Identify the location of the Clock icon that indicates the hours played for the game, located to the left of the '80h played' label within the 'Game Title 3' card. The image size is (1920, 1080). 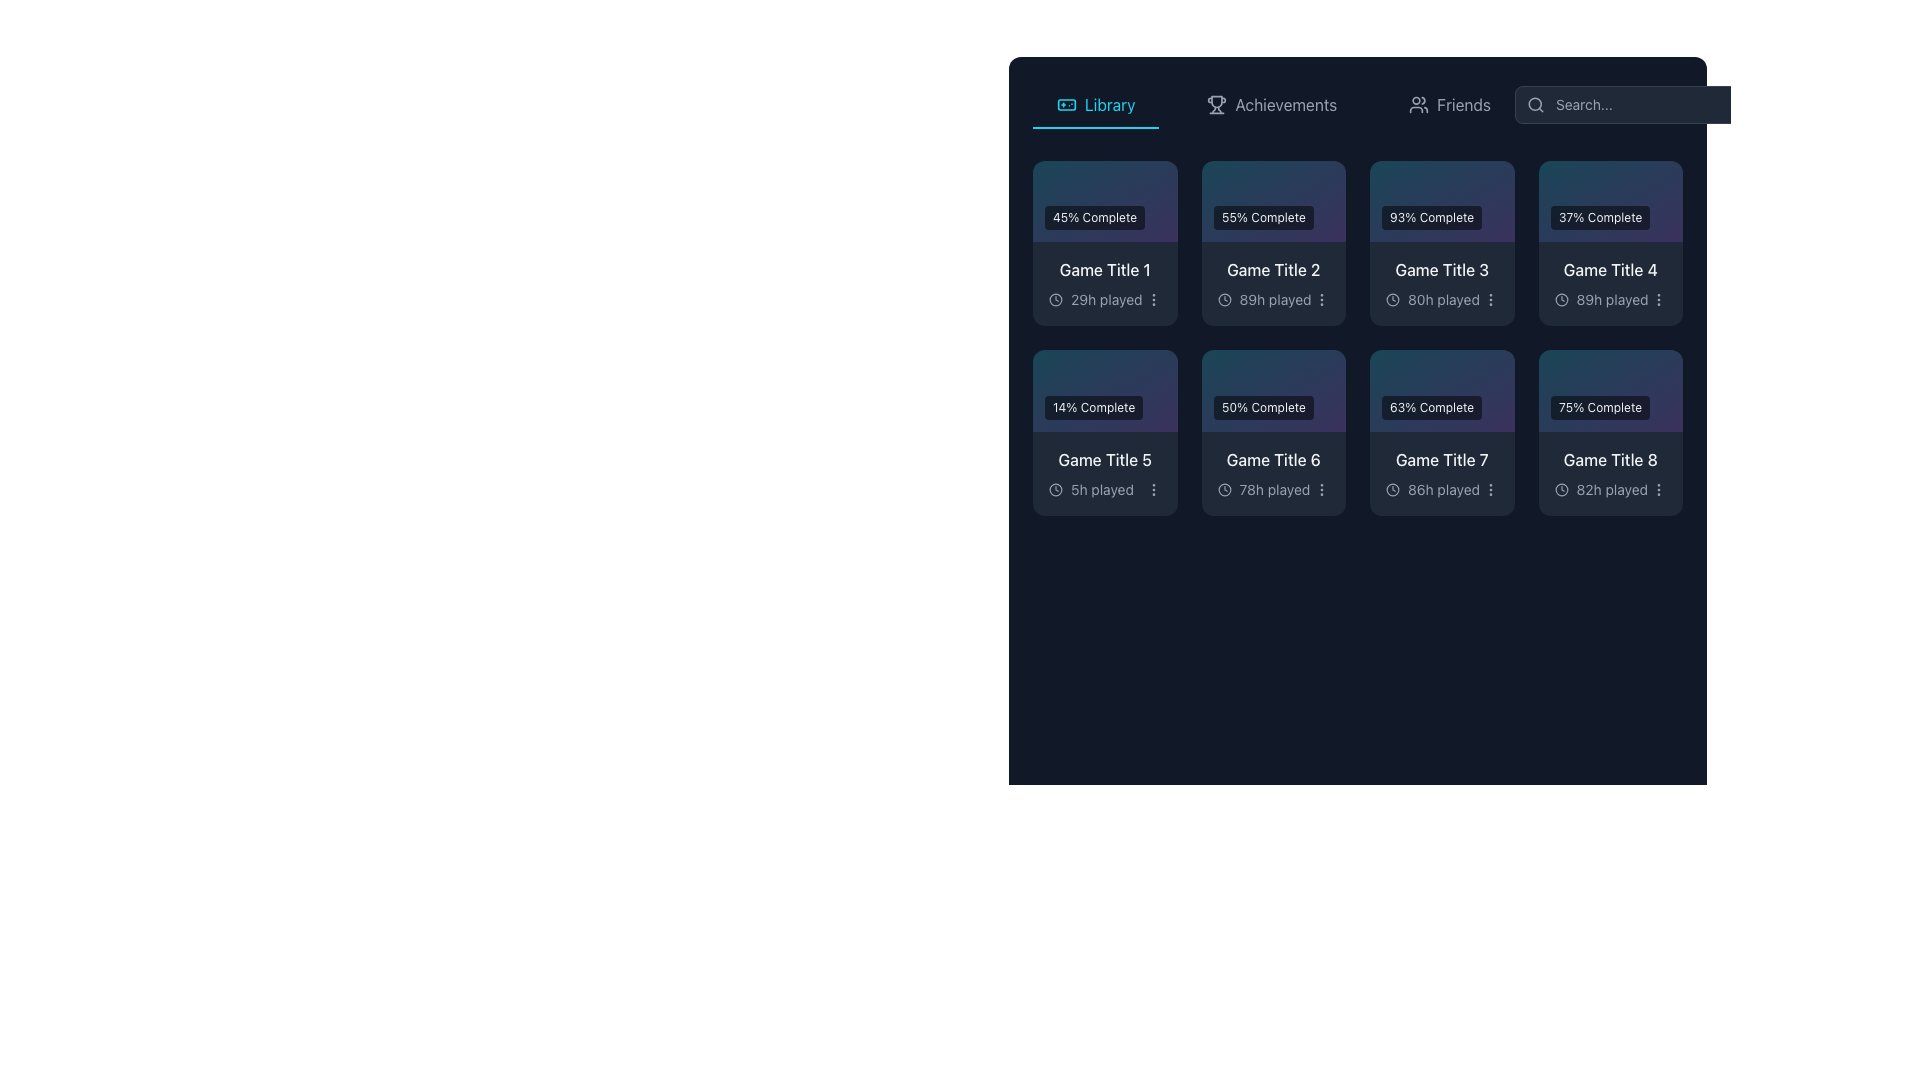
(1391, 300).